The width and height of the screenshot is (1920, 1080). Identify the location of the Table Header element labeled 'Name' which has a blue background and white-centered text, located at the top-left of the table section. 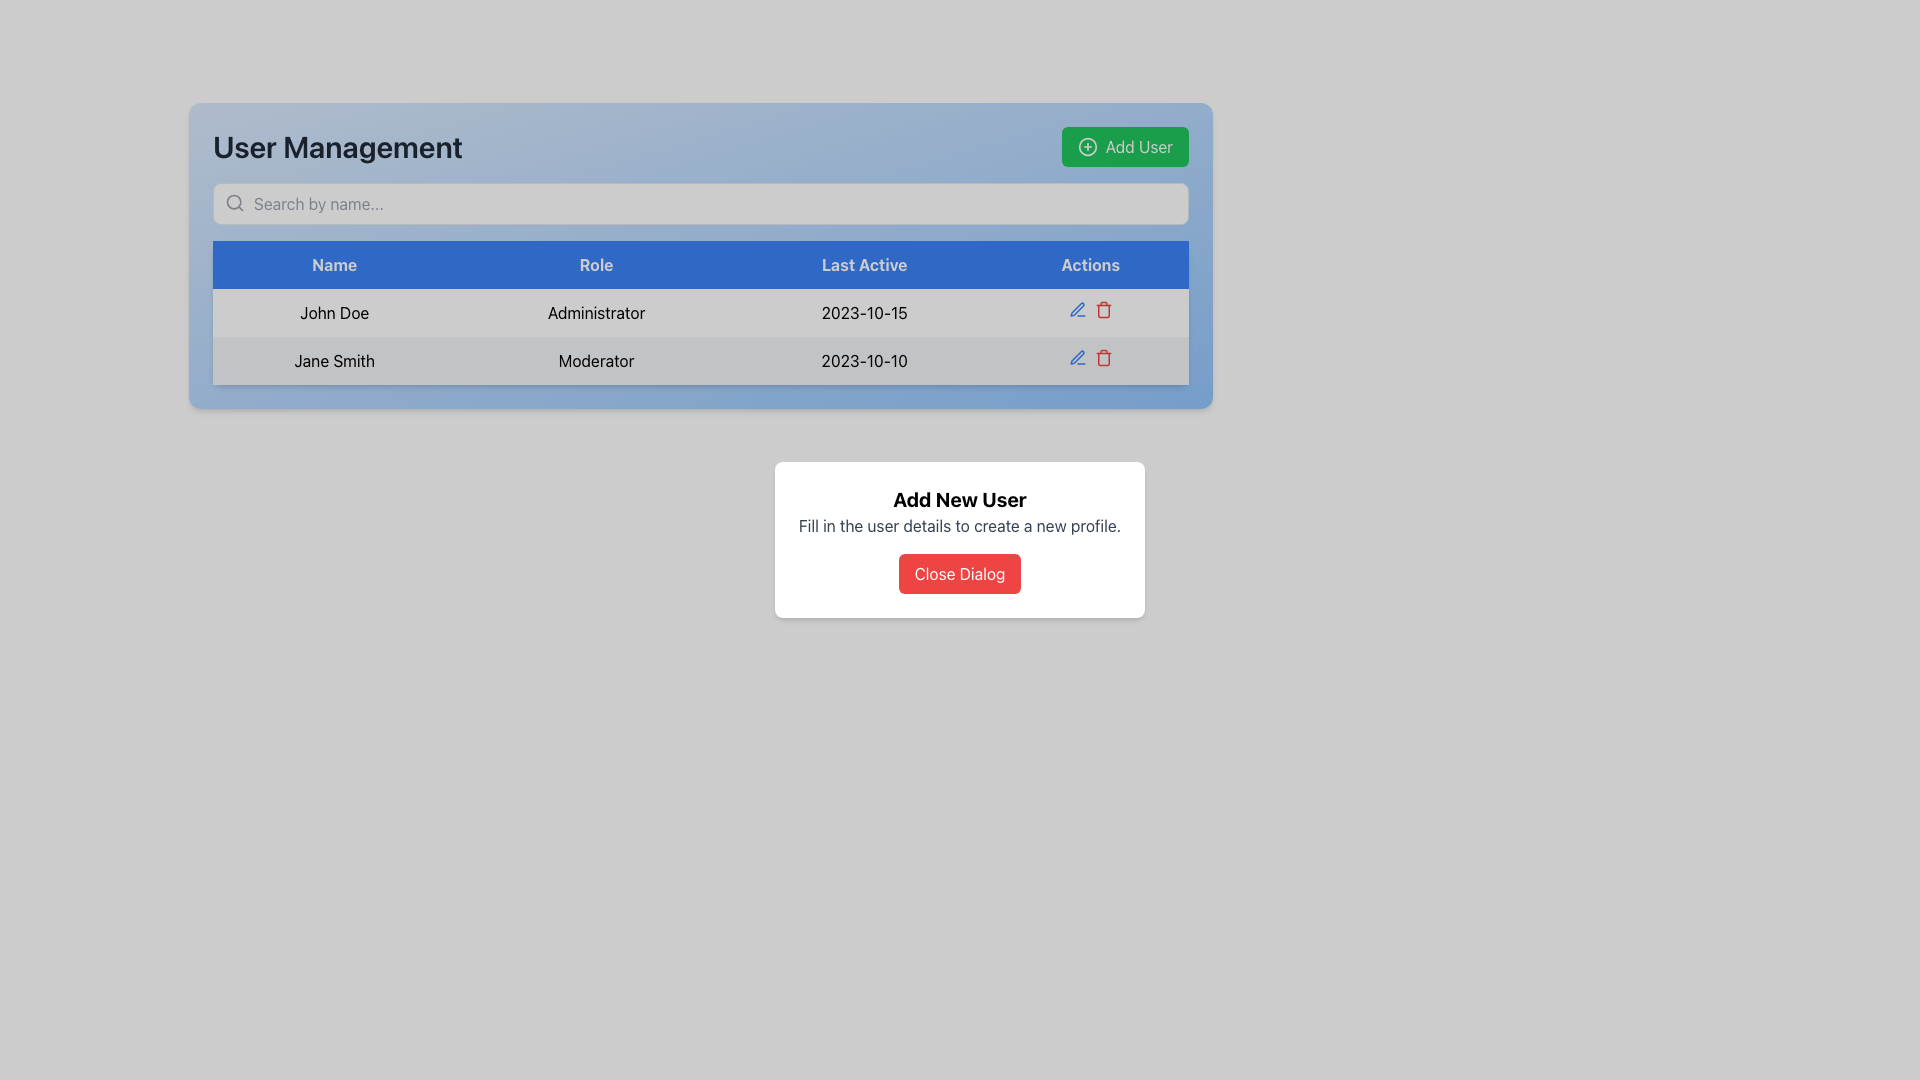
(334, 264).